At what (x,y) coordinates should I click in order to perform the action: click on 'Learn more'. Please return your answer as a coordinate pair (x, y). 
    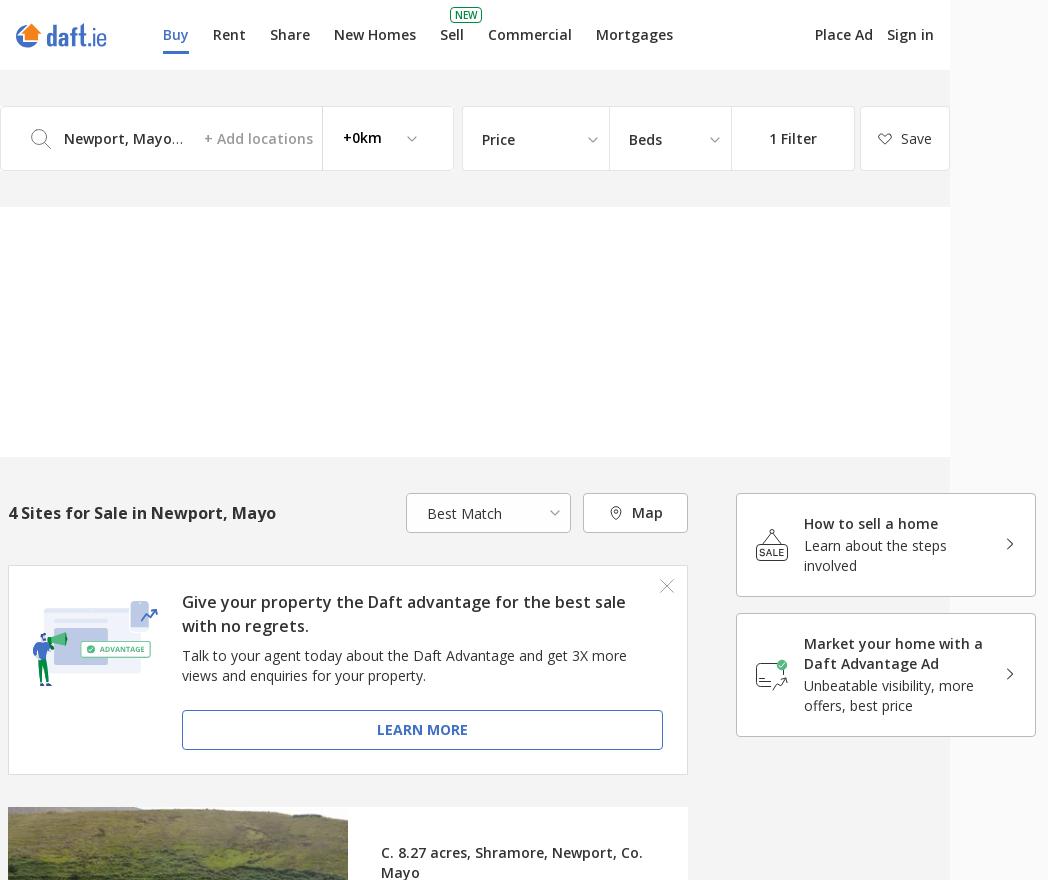
    Looking at the image, I should click on (421, 728).